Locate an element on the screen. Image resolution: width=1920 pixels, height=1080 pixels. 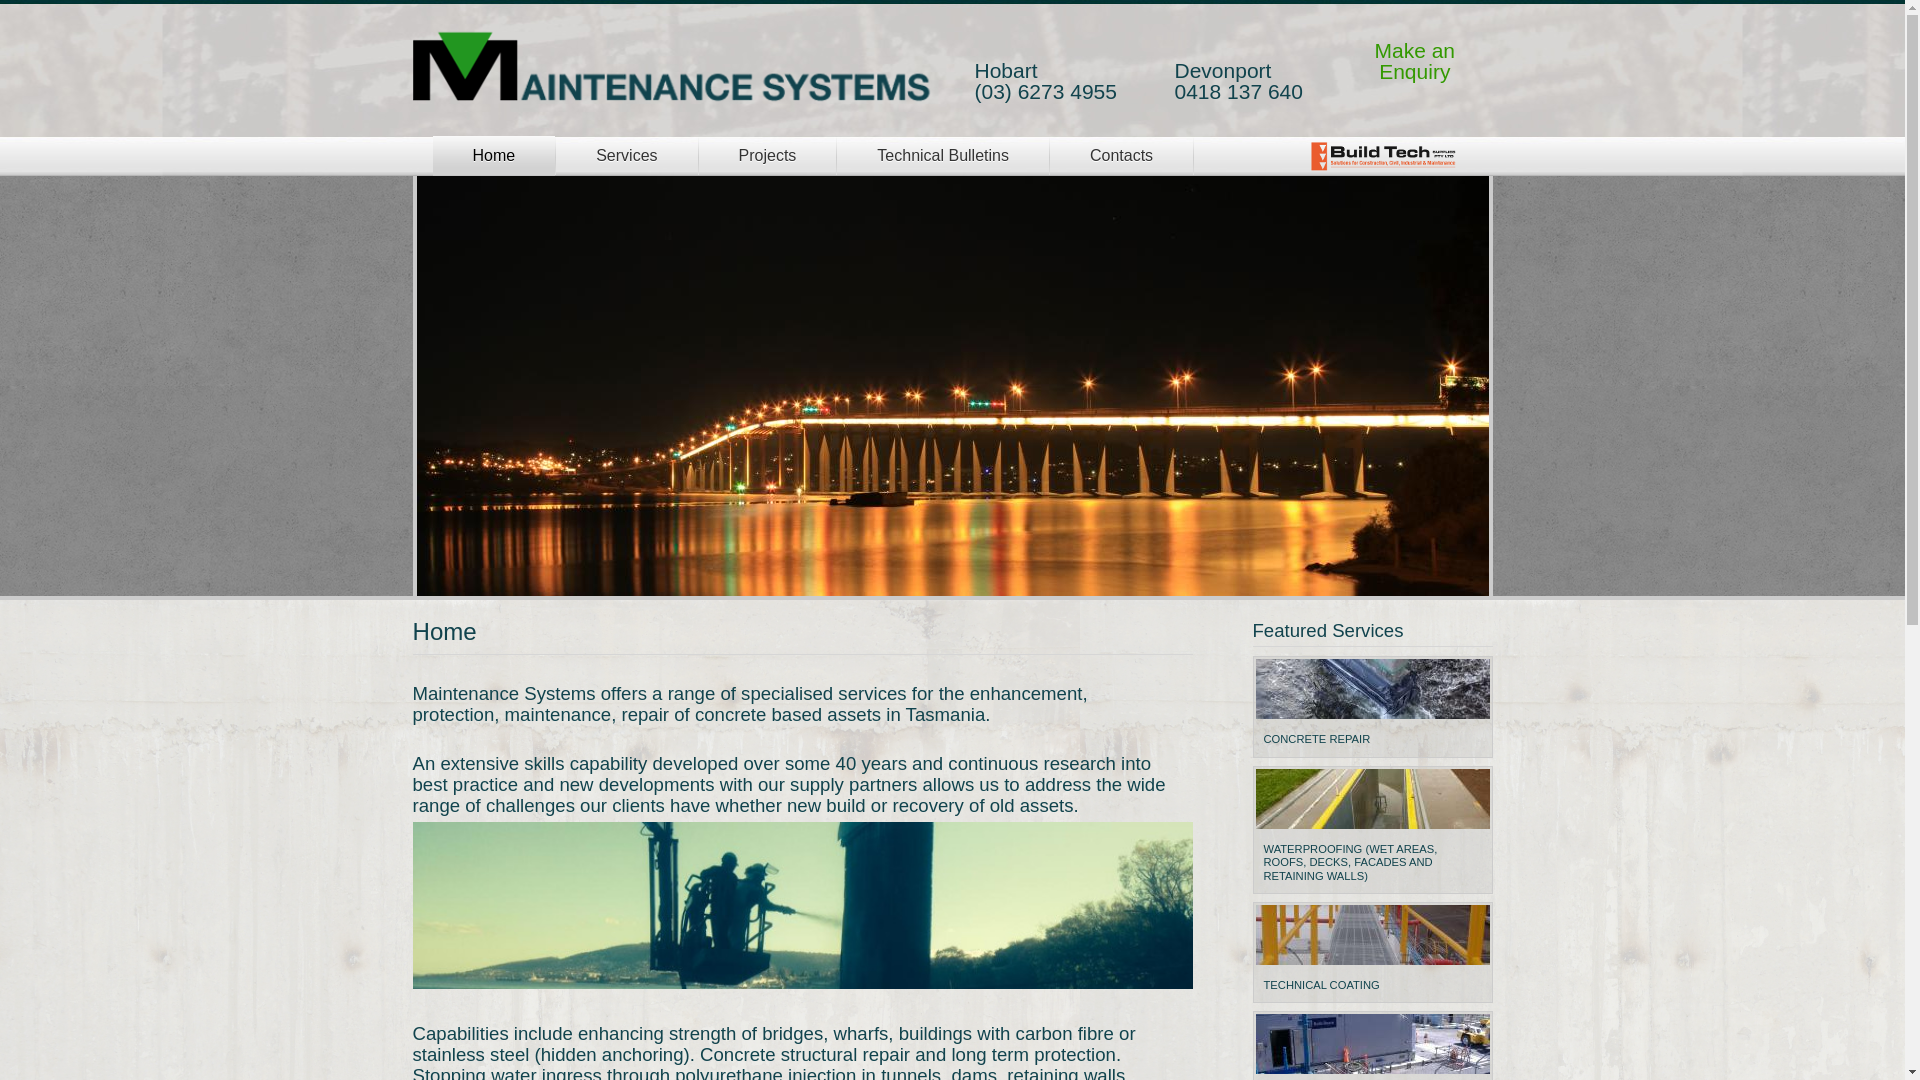
'Services' is located at coordinates (556, 154).